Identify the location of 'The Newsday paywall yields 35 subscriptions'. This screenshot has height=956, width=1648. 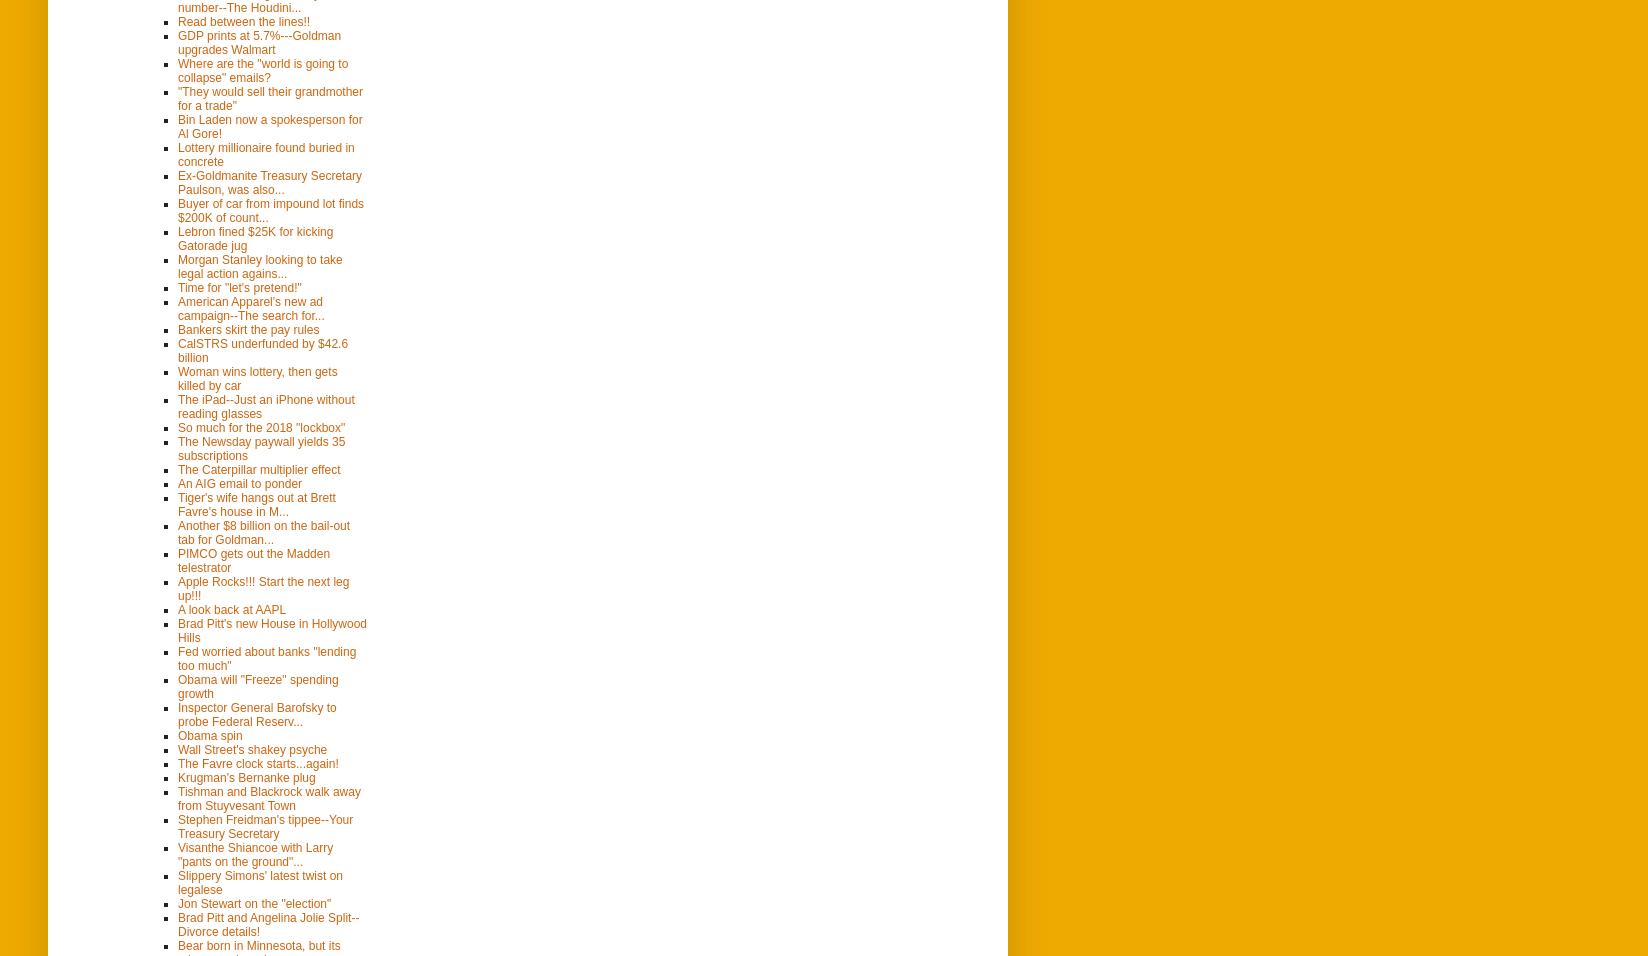
(177, 447).